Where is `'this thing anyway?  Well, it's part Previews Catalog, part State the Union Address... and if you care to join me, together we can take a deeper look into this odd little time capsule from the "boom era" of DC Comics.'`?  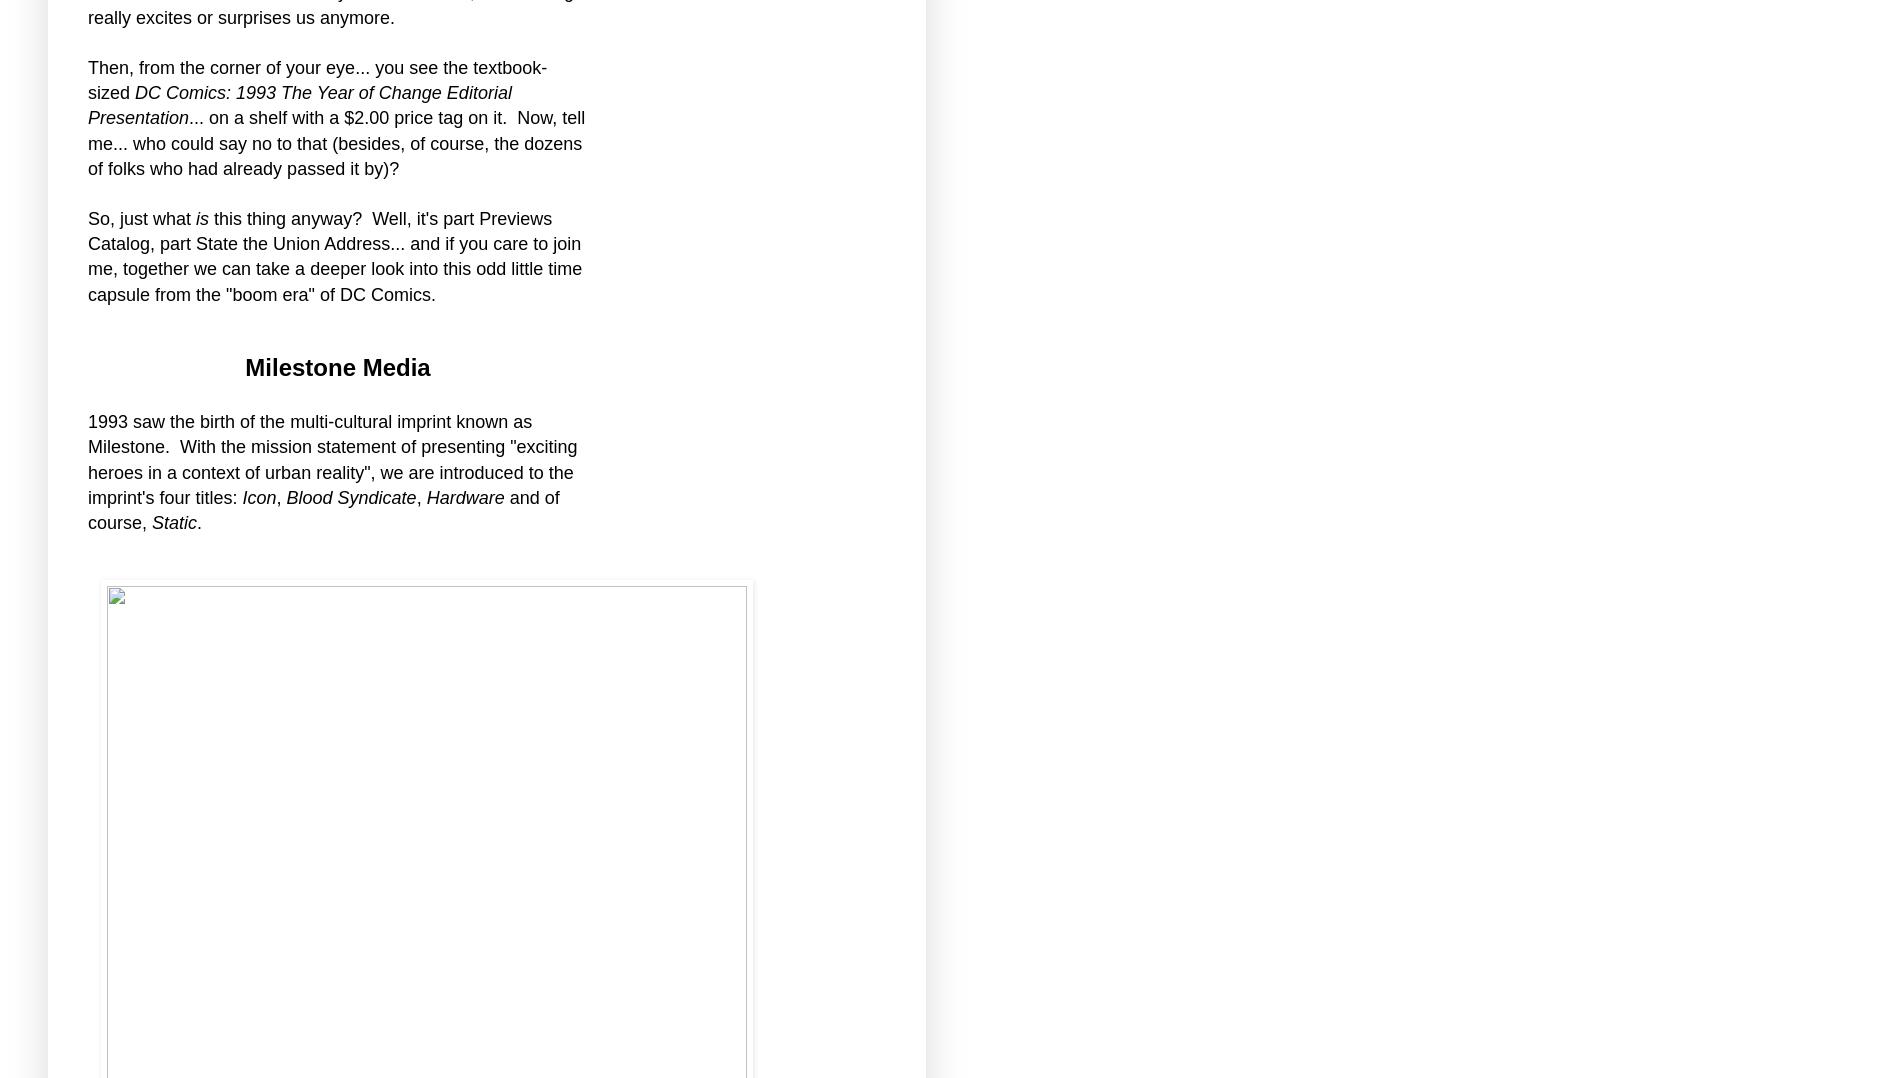 'this thing anyway?  Well, it's part Previews Catalog, part State the Union Address... and if you care to join me, together we can take a deeper look into this odd little time capsule from the "boom era" of DC Comics.' is located at coordinates (334, 255).